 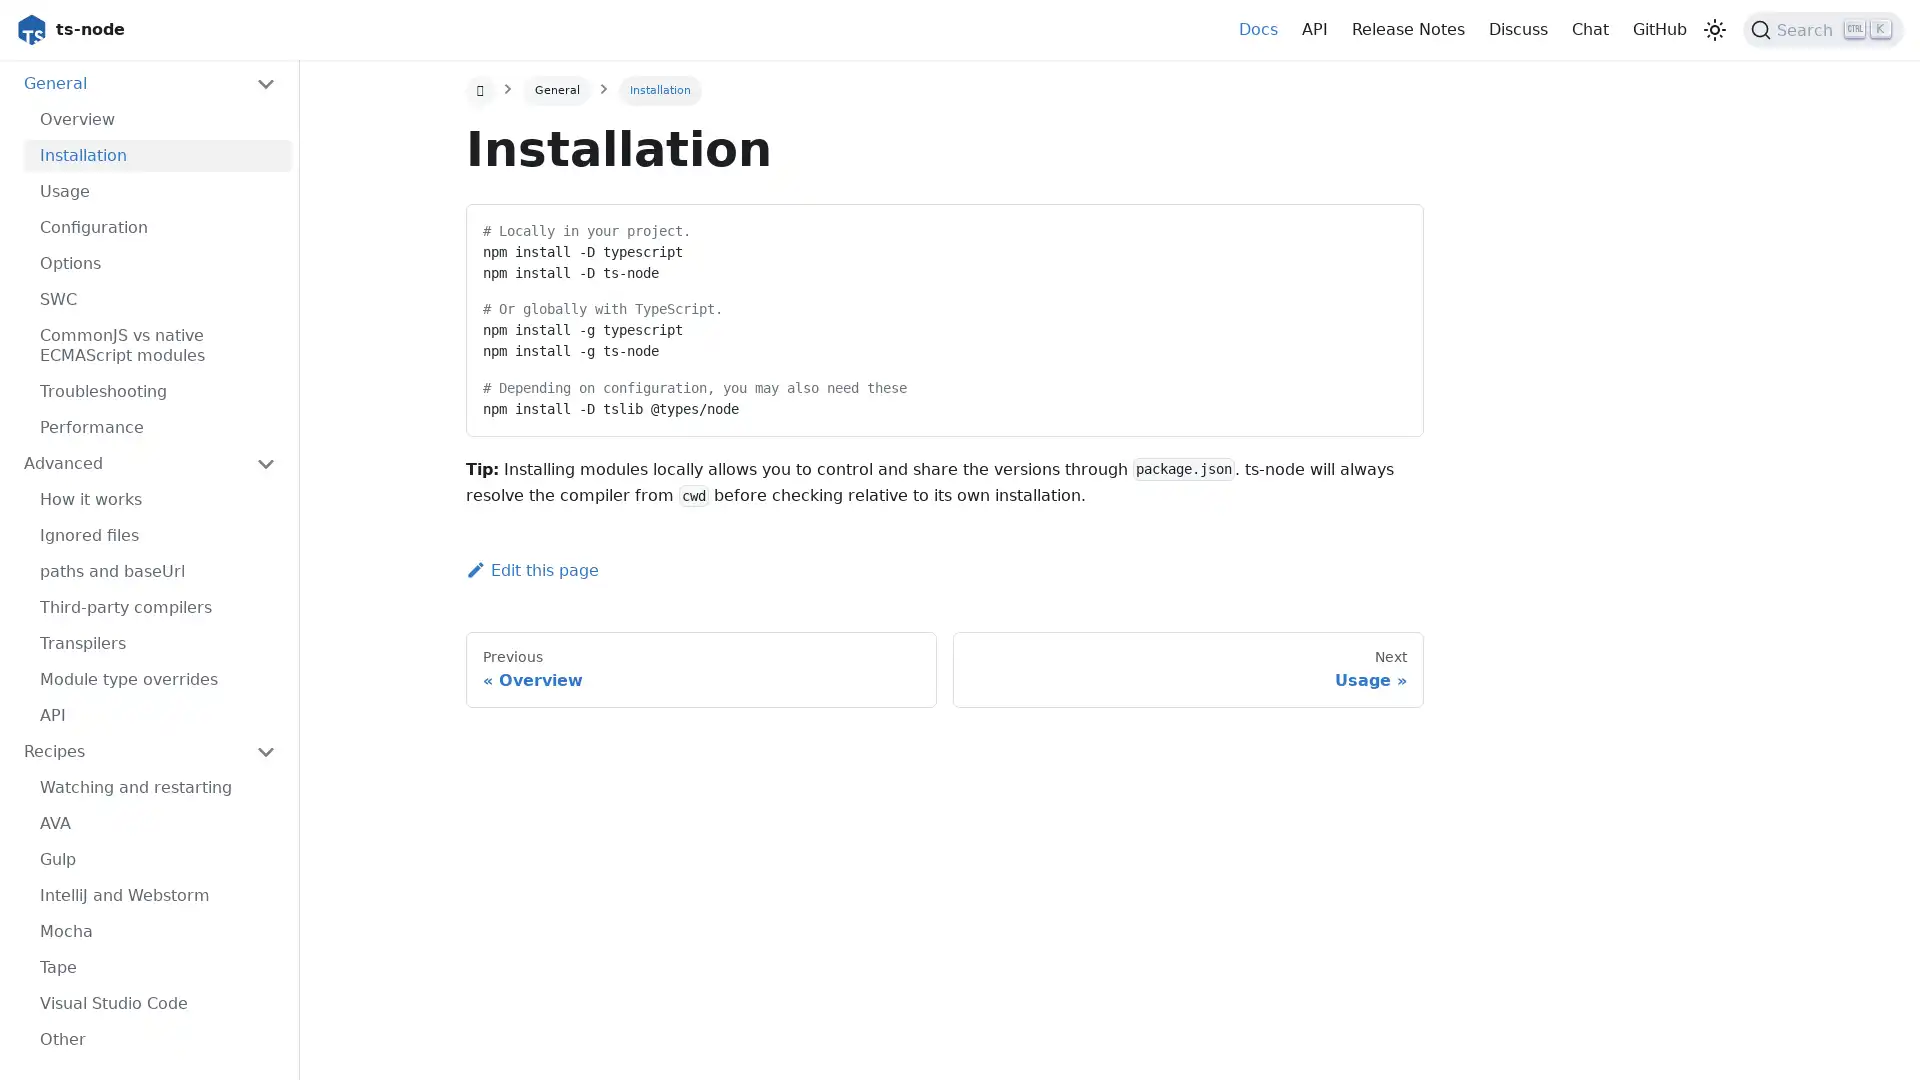 What do you see at coordinates (1389, 225) in the screenshot?
I see `Copy code to clipboard` at bounding box center [1389, 225].